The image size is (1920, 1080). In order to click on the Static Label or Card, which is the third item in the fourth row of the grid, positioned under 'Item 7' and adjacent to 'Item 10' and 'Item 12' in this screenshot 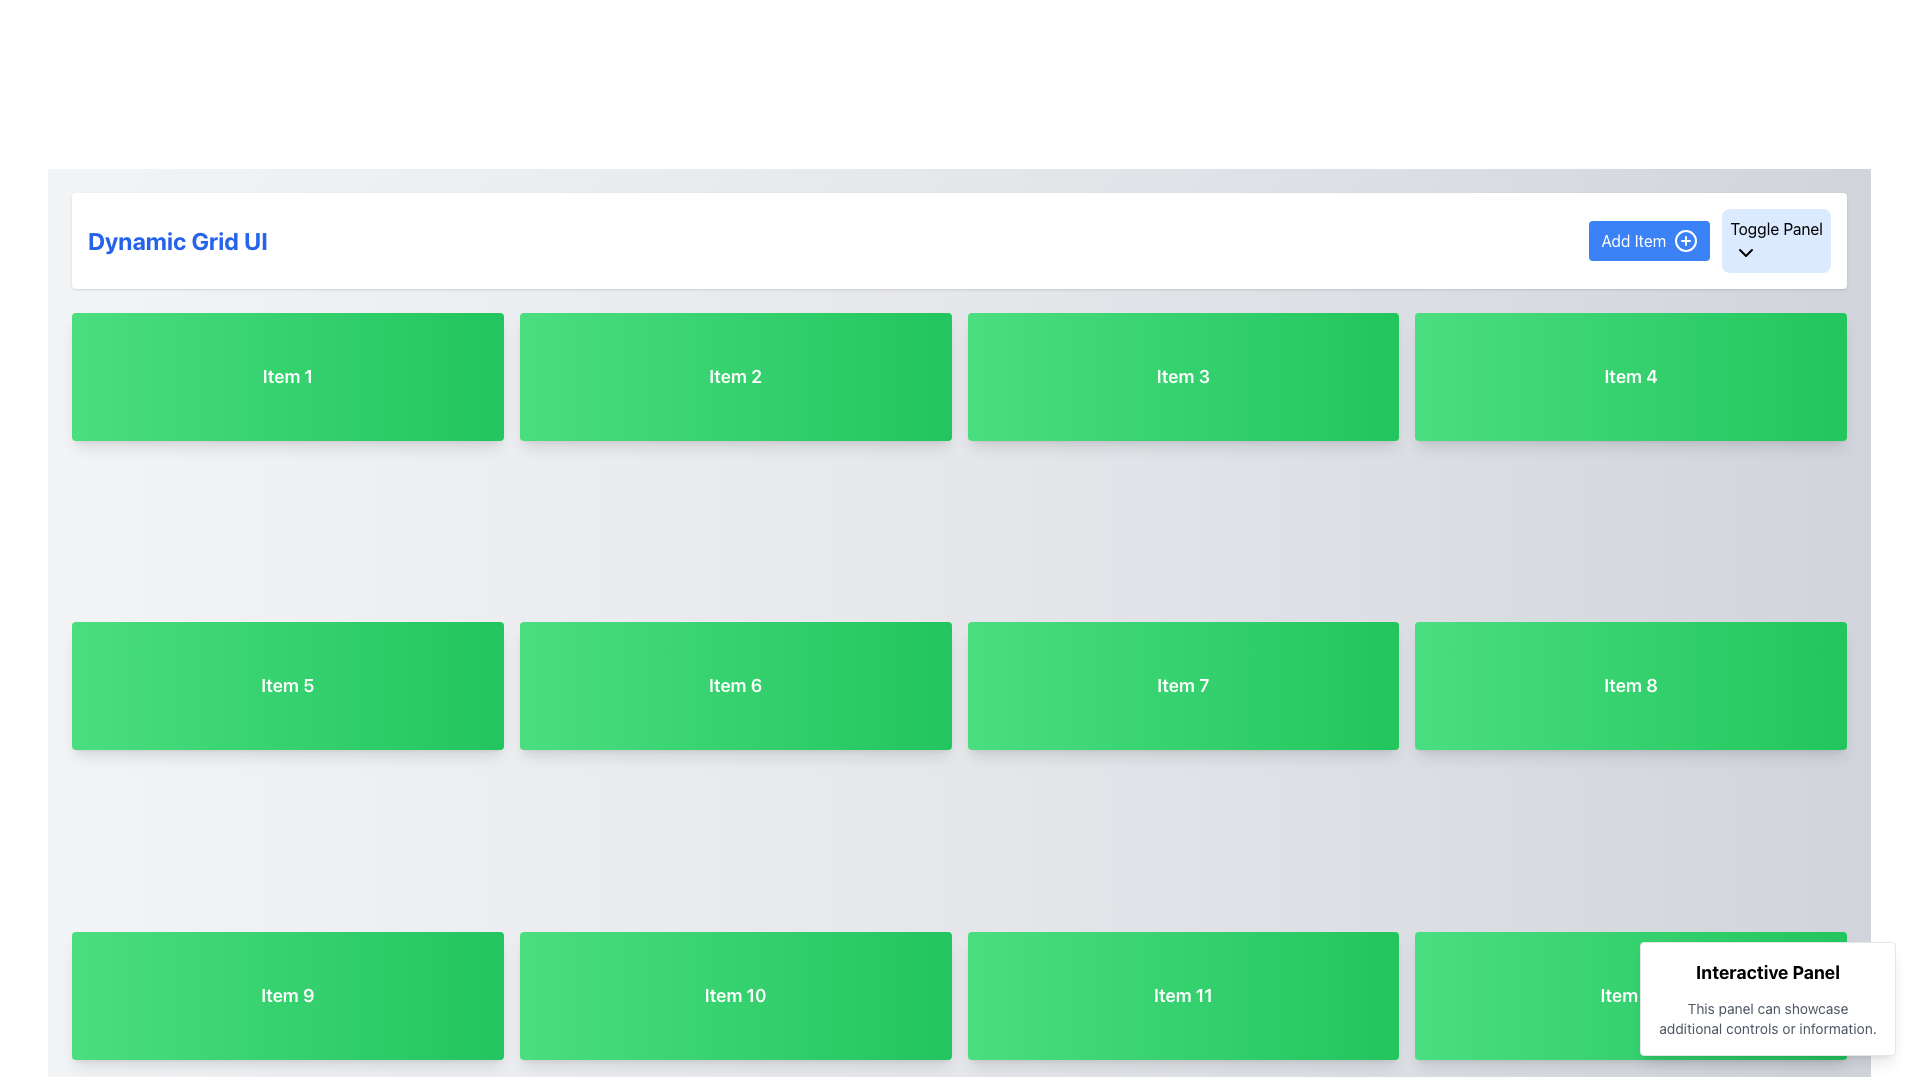, I will do `click(1183, 995)`.